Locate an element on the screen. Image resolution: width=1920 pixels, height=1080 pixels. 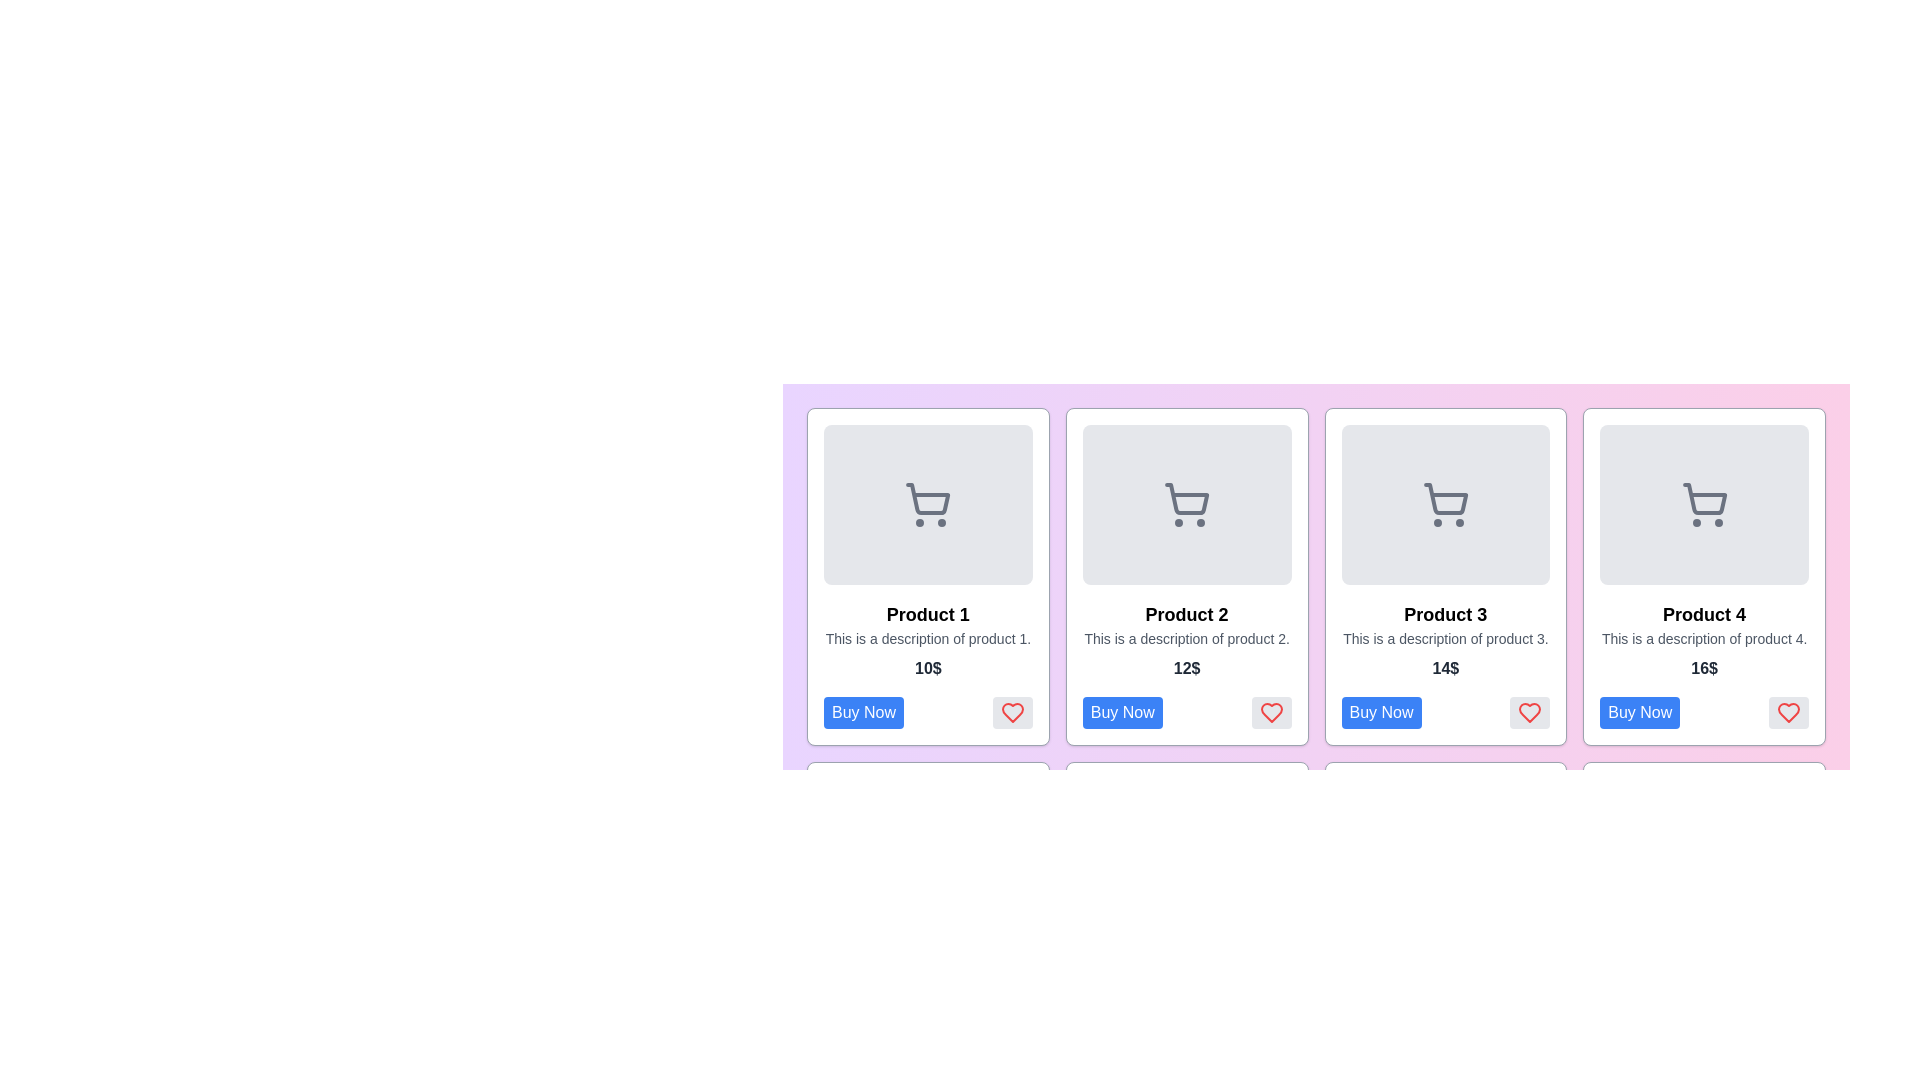
the static text label displaying the product title in the fourth card of the grid layout is located at coordinates (1703, 613).